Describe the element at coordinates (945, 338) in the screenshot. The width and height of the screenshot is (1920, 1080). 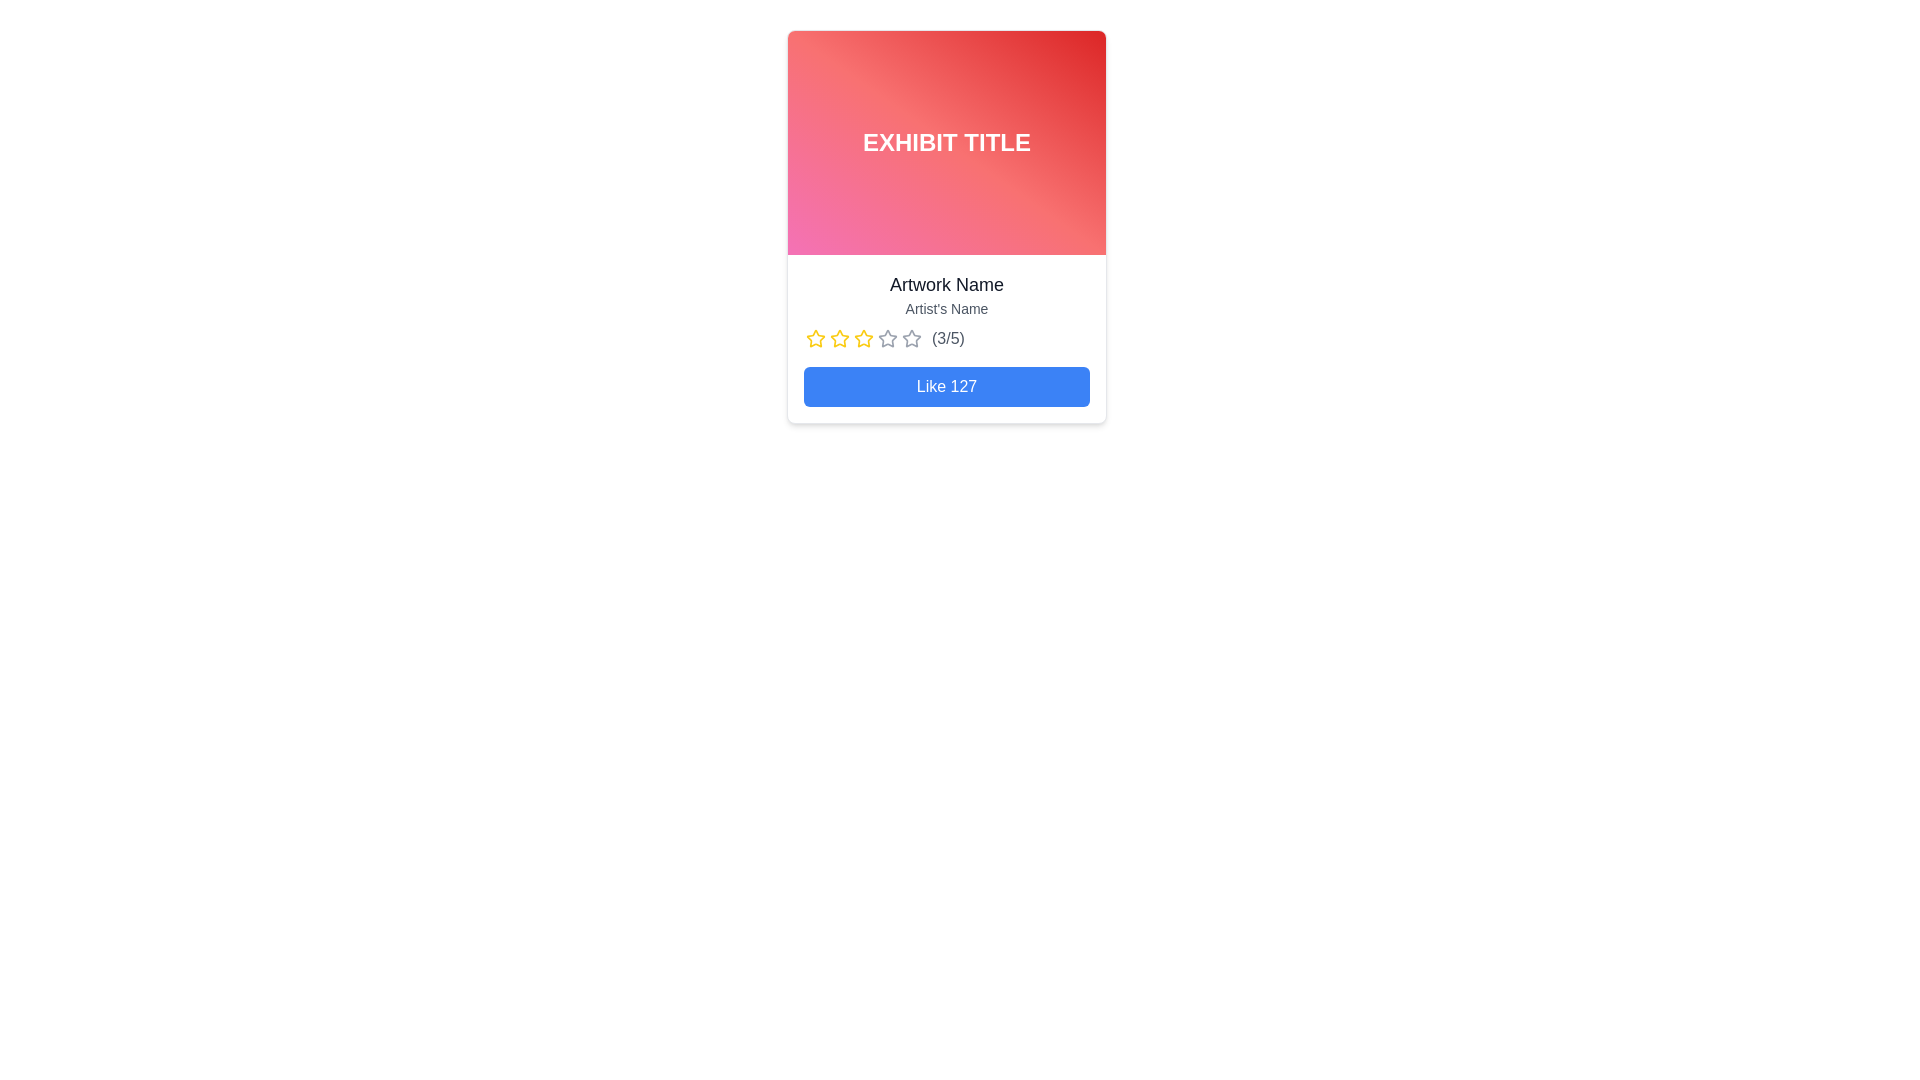
I see `the Text label that displays the current rating for the artwork, positioned below 'Artist's Name' and above the 'Like 127' button, and immediately to the right of the star rating icons` at that location.